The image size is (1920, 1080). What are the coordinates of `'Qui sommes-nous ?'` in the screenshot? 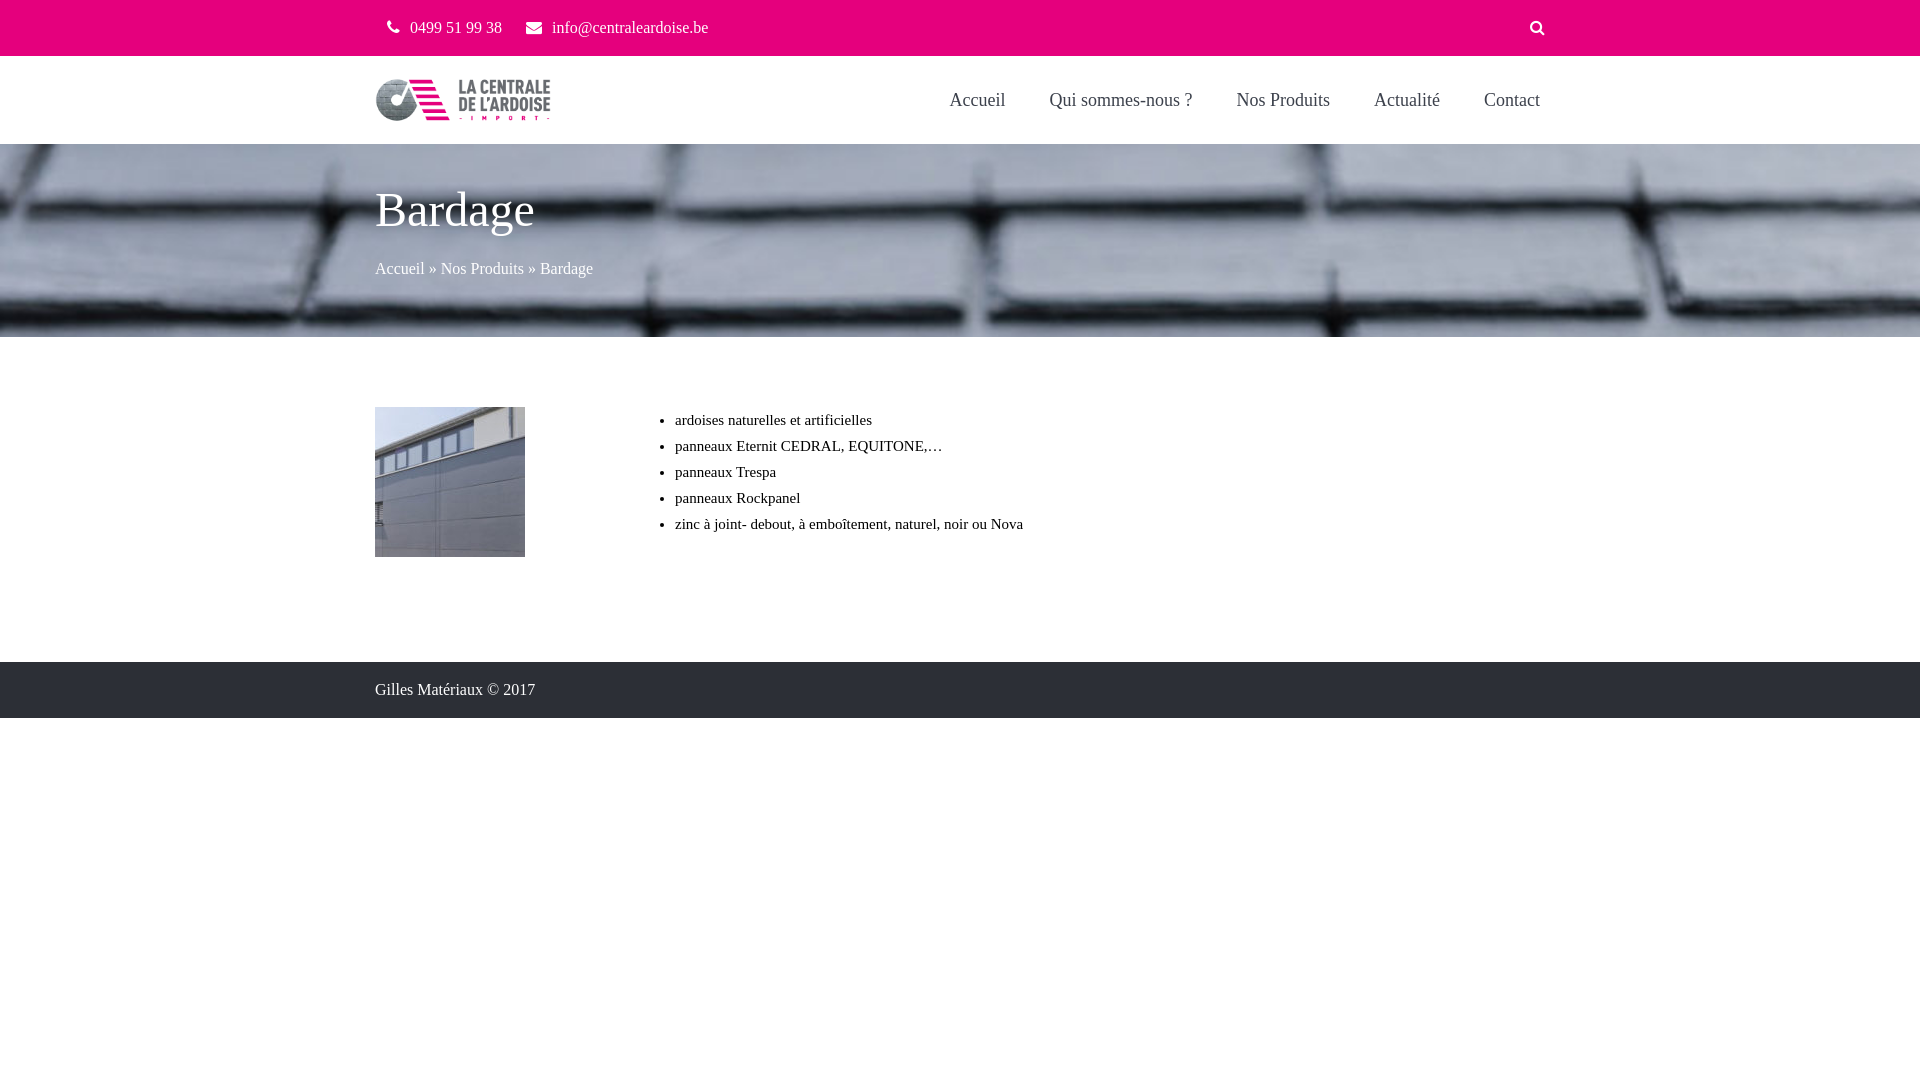 It's located at (1121, 100).